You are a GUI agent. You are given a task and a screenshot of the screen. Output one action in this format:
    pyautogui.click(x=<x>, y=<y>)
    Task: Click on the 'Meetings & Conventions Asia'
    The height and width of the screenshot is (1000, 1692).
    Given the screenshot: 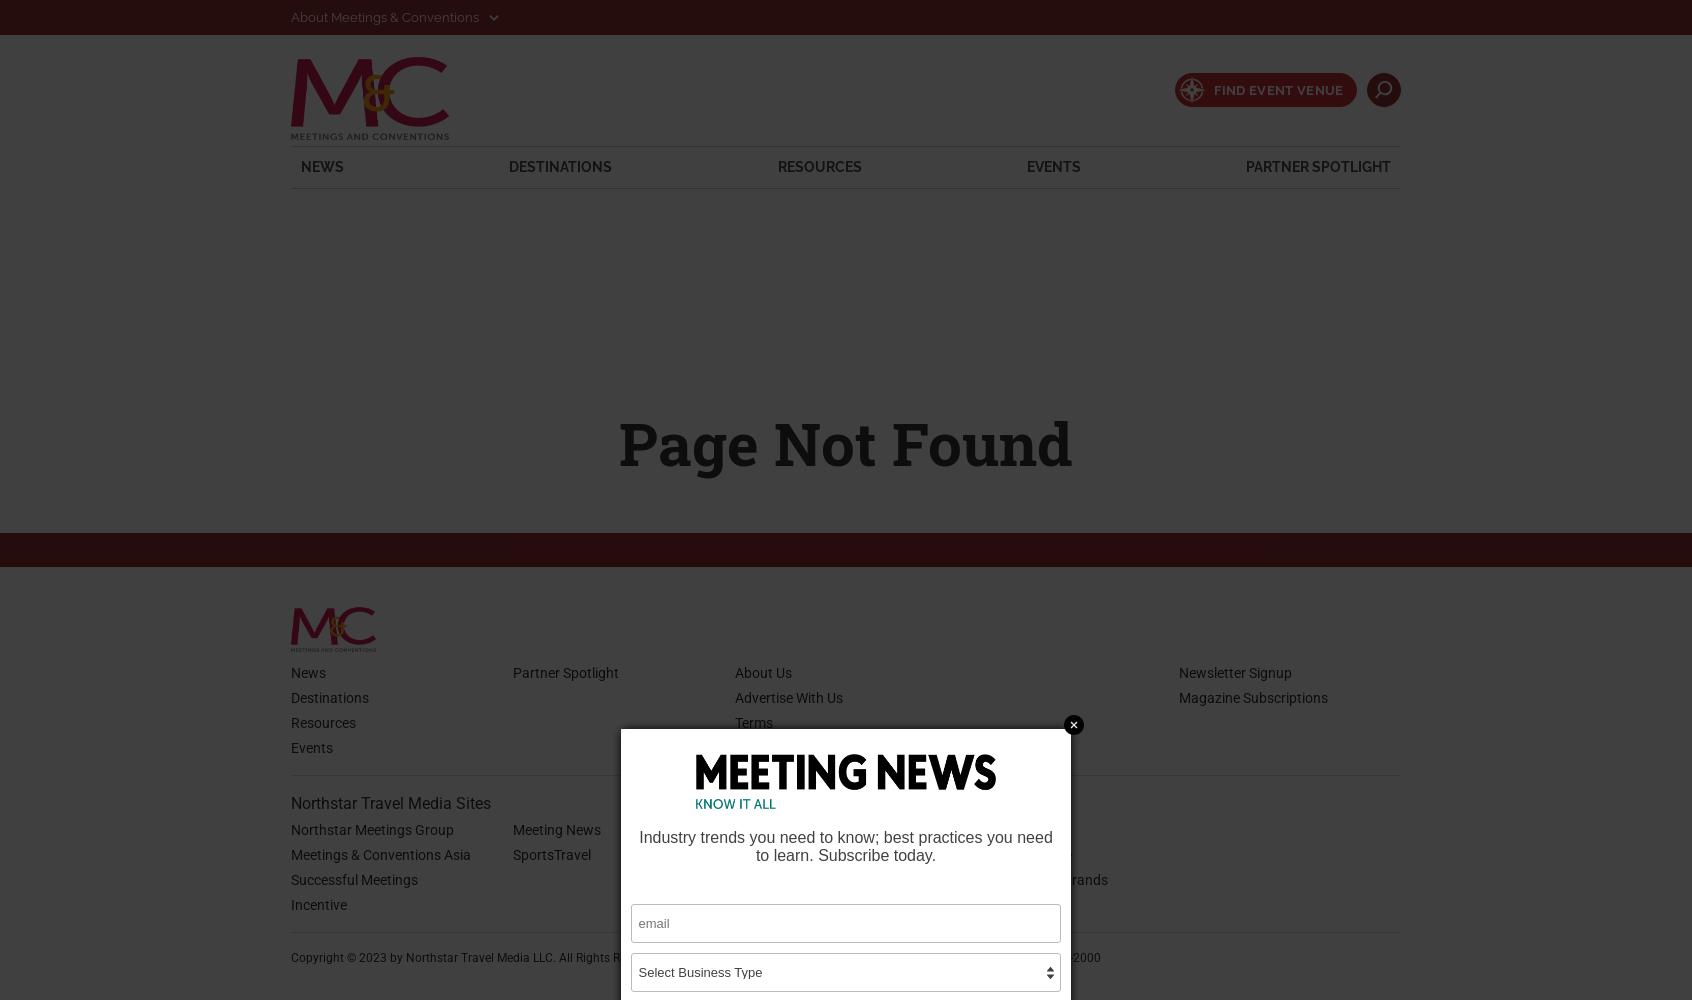 What is the action you would take?
    pyautogui.click(x=381, y=853)
    